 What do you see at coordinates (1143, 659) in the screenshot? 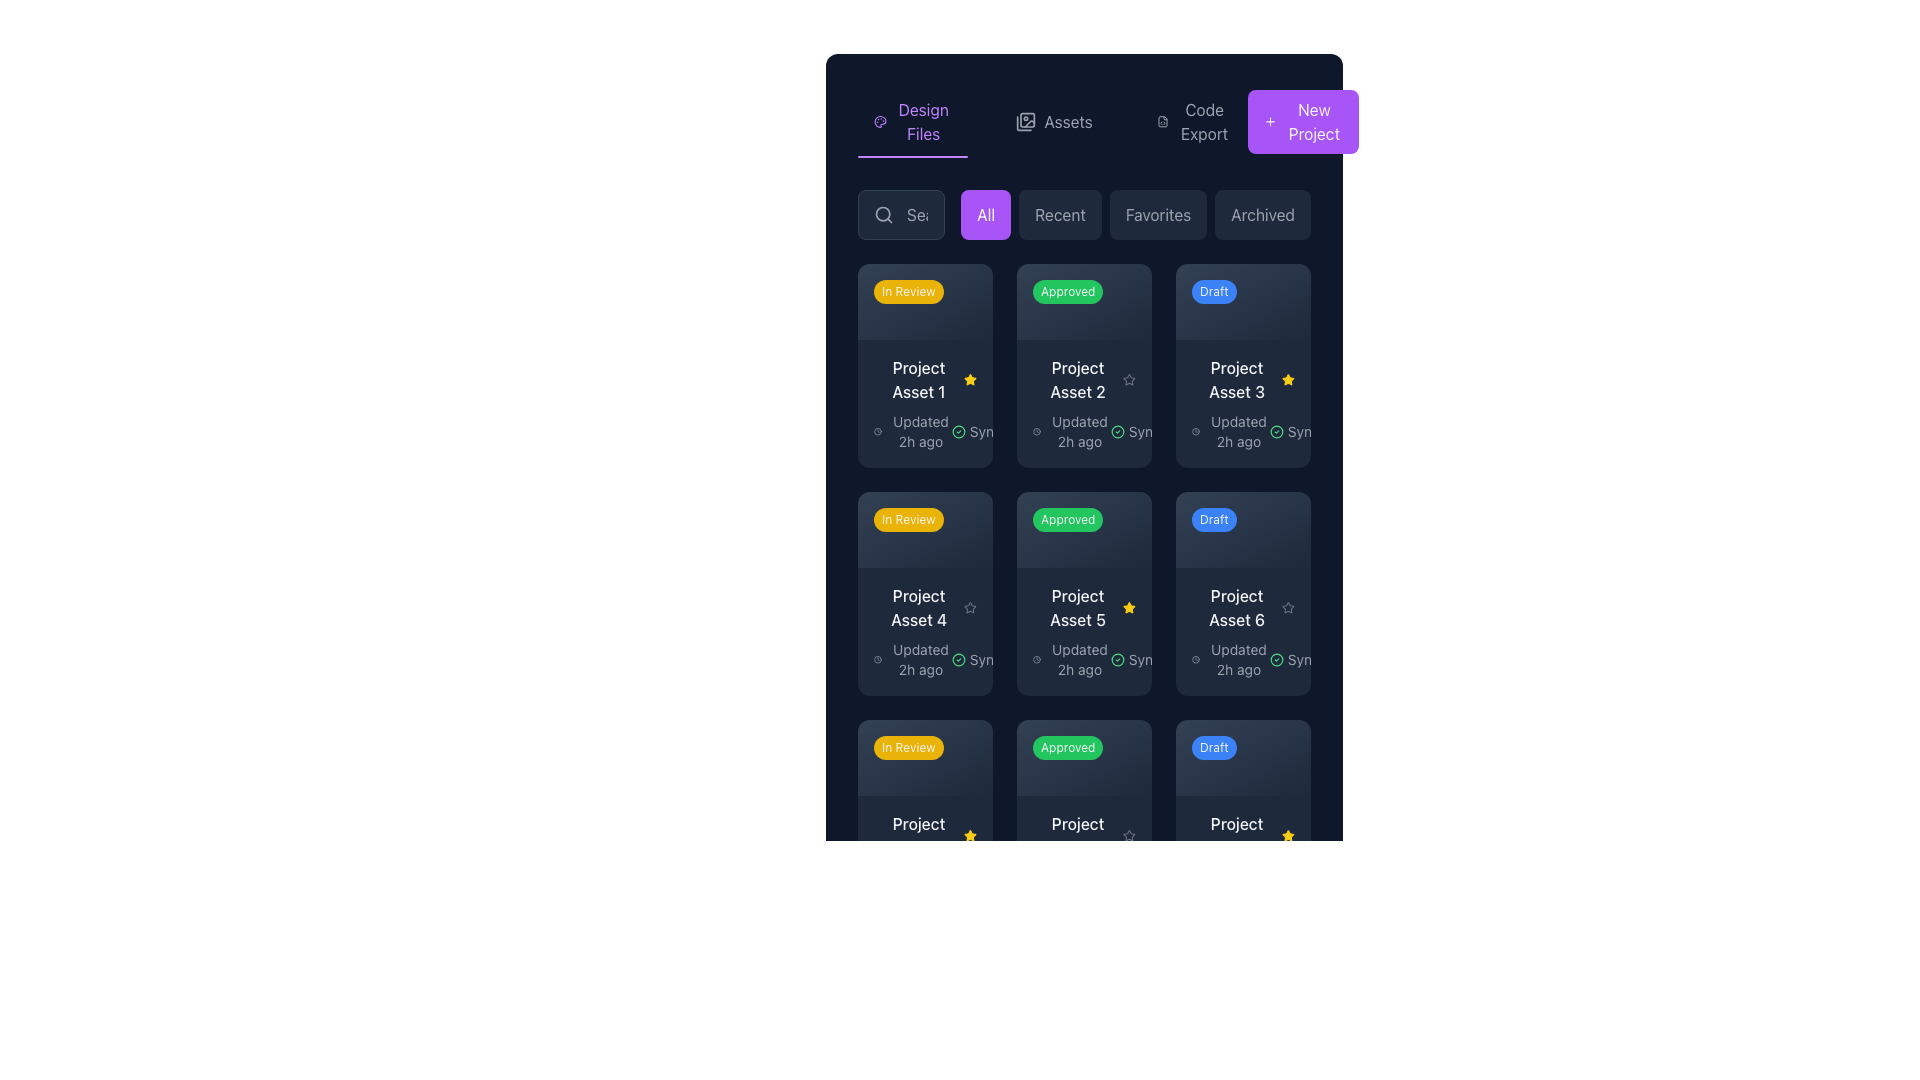
I see `the 'Synced' text label with a green circular checkmark icon, indicating the synchronization status of 'Project Asset 5'` at bounding box center [1143, 659].